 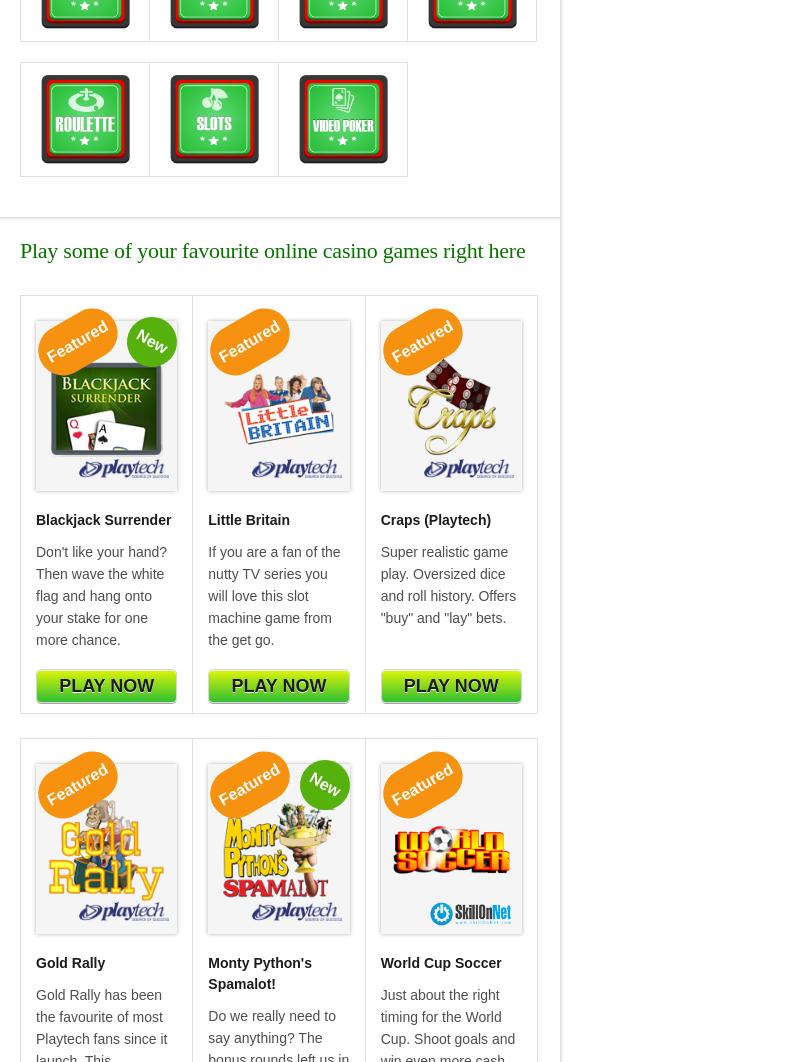 What do you see at coordinates (447, 583) in the screenshot?
I see `'Super realistic game play. Oversized dice and roll history. Offers "buy" and "lay" bets.'` at bounding box center [447, 583].